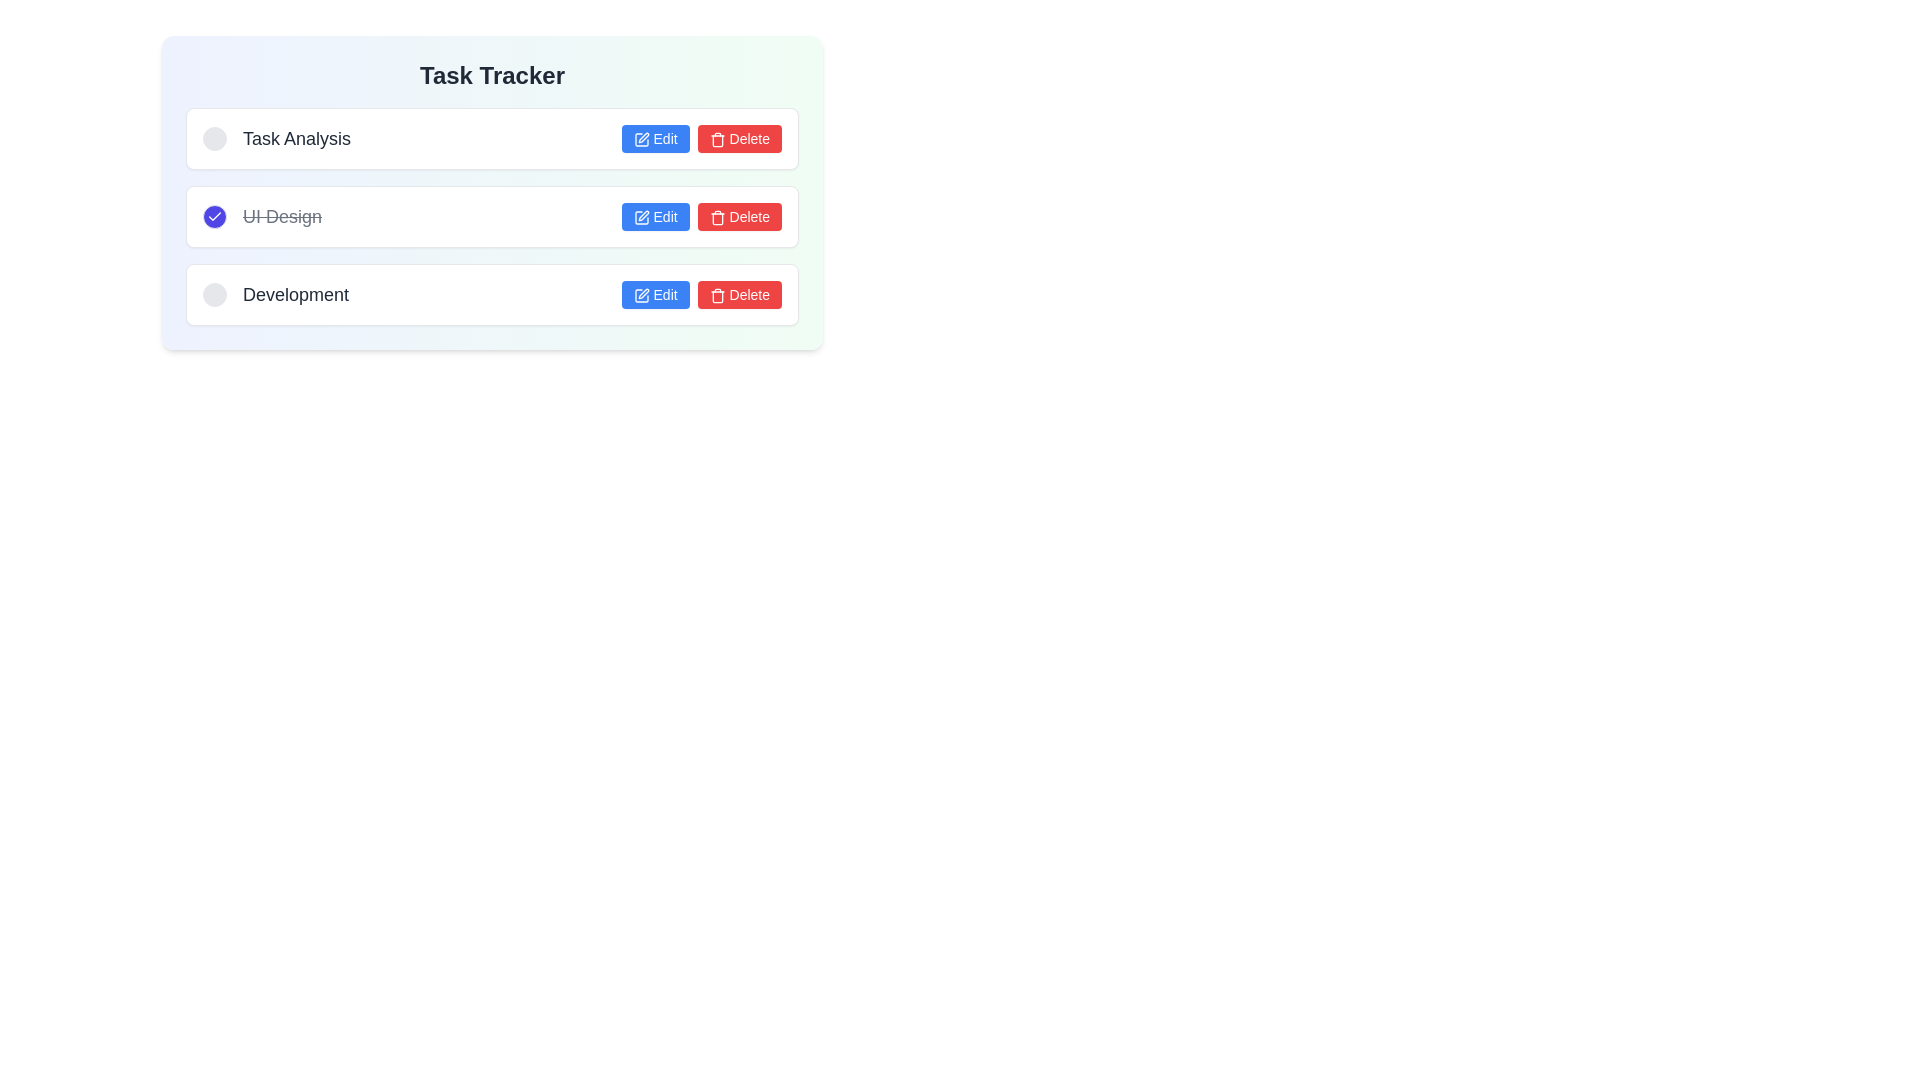 The width and height of the screenshot is (1920, 1080). What do you see at coordinates (655, 137) in the screenshot?
I see `the 'Edit' button` at bounding box center [655, 137].